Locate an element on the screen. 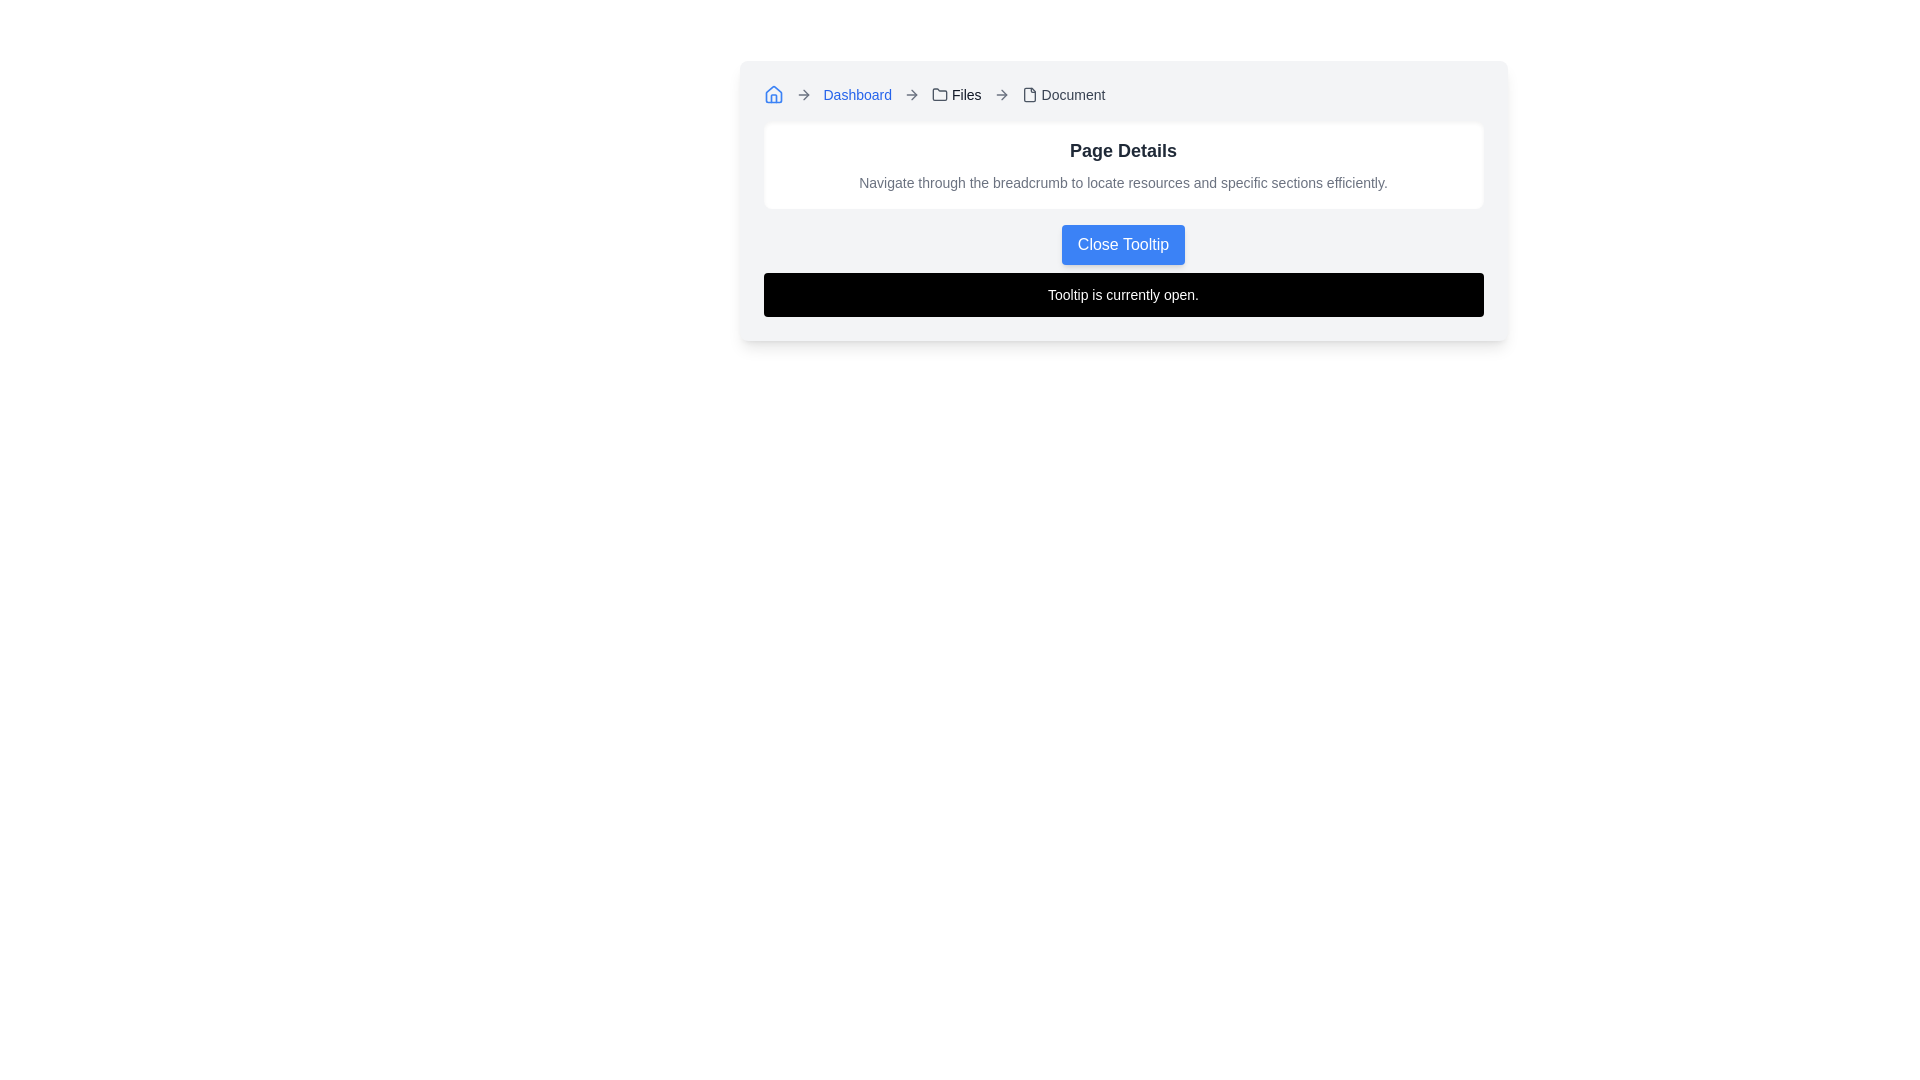 Image resolution: width=1920 pixels, height=1080 pixels. the 'Files' breadcrumb link, which is styled with a medium font-weight and accompanied by a gray folder icon is located at coordinates (955, 95).